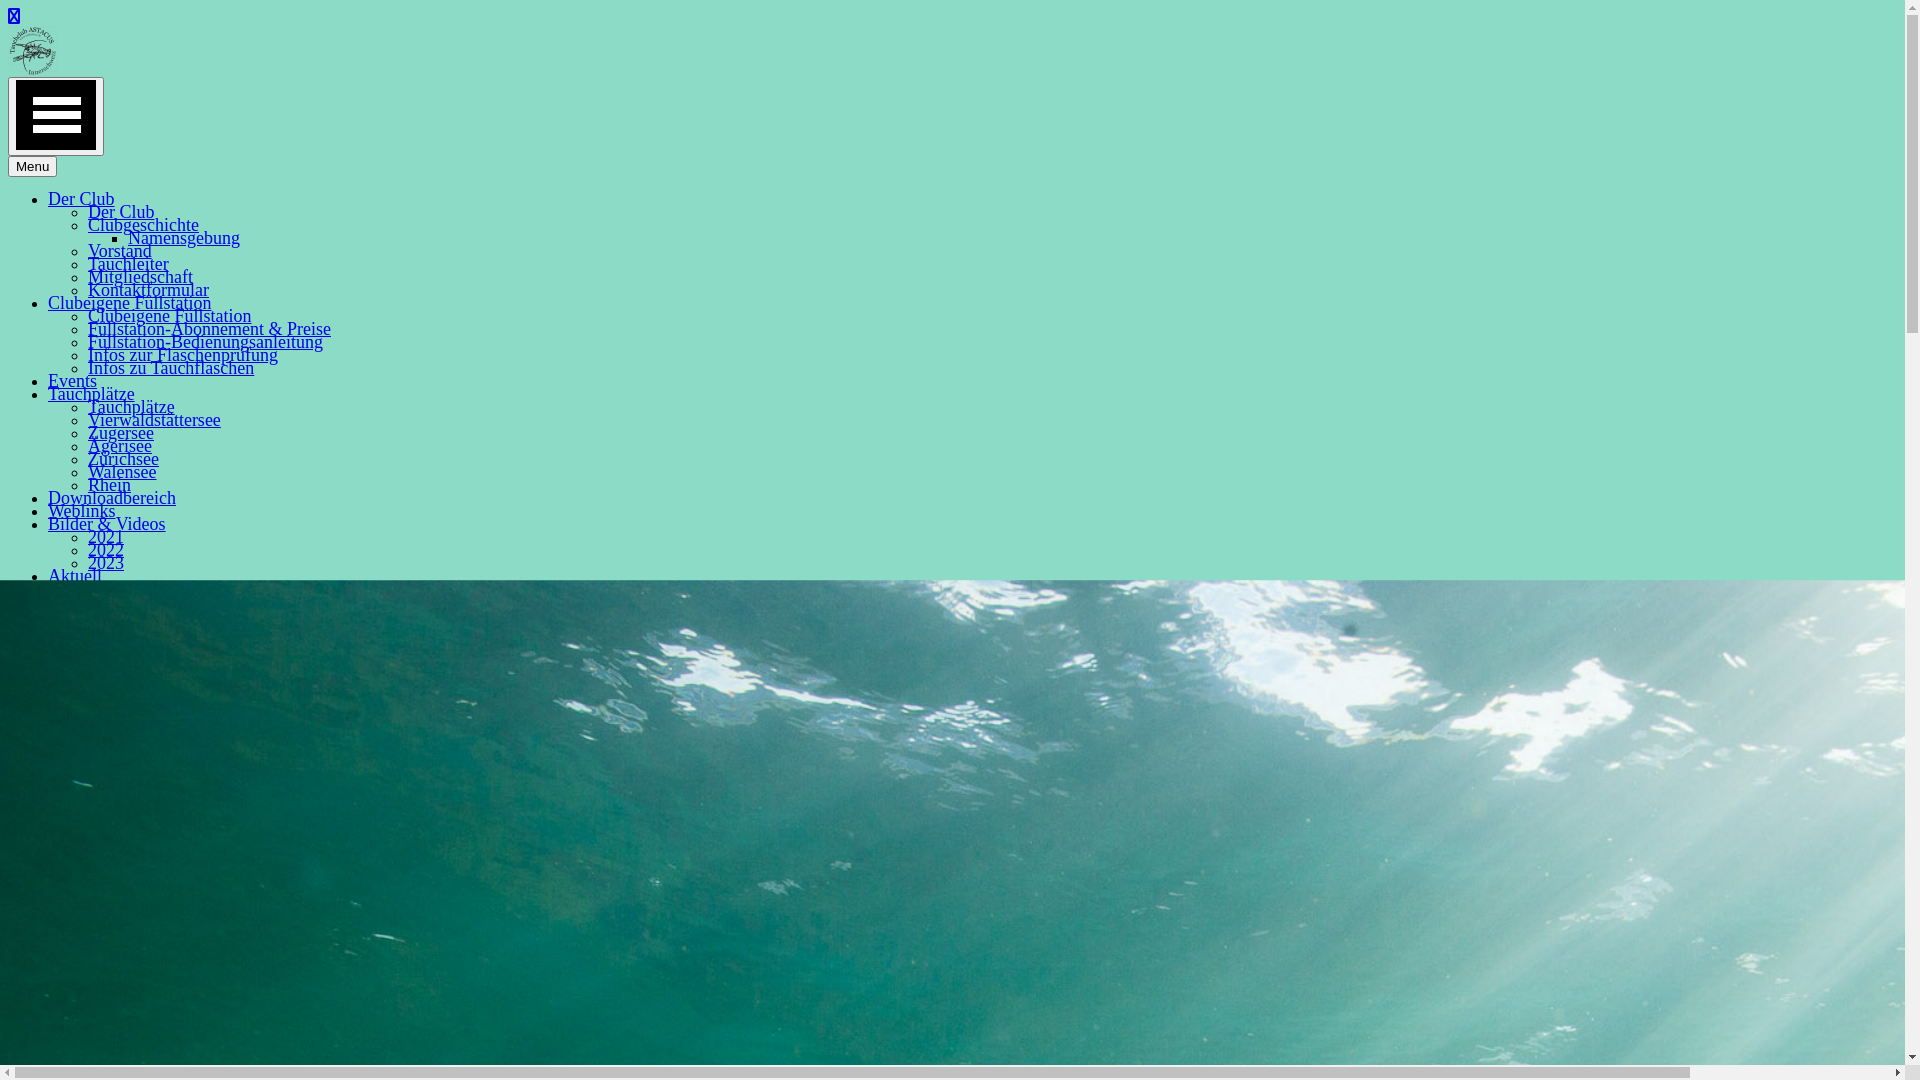 This screenshot has height=1080, width=1920. I want to click on 'Rhein', so click(86, 485).